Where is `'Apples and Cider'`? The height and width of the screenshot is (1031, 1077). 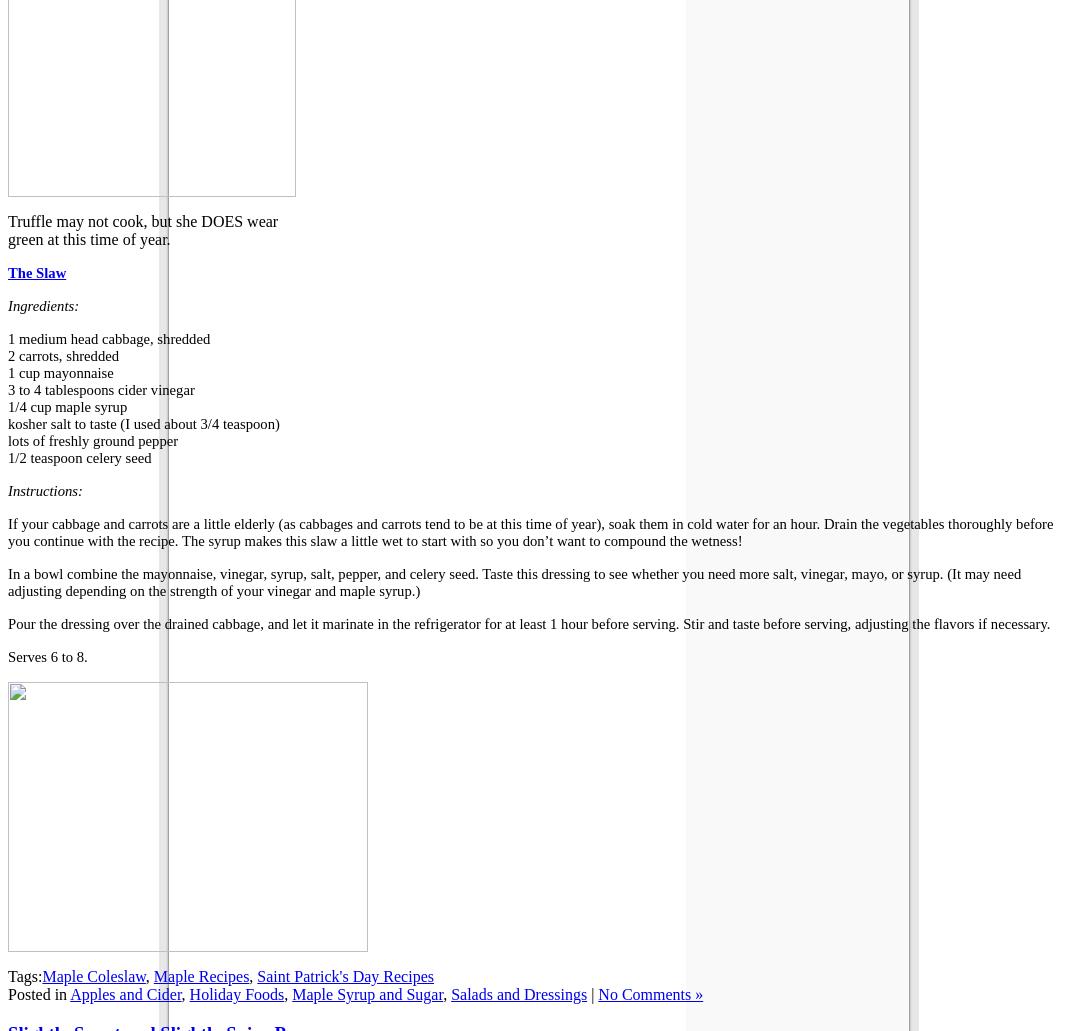
'Apples and Cider' is located at coordinates (125, 993).